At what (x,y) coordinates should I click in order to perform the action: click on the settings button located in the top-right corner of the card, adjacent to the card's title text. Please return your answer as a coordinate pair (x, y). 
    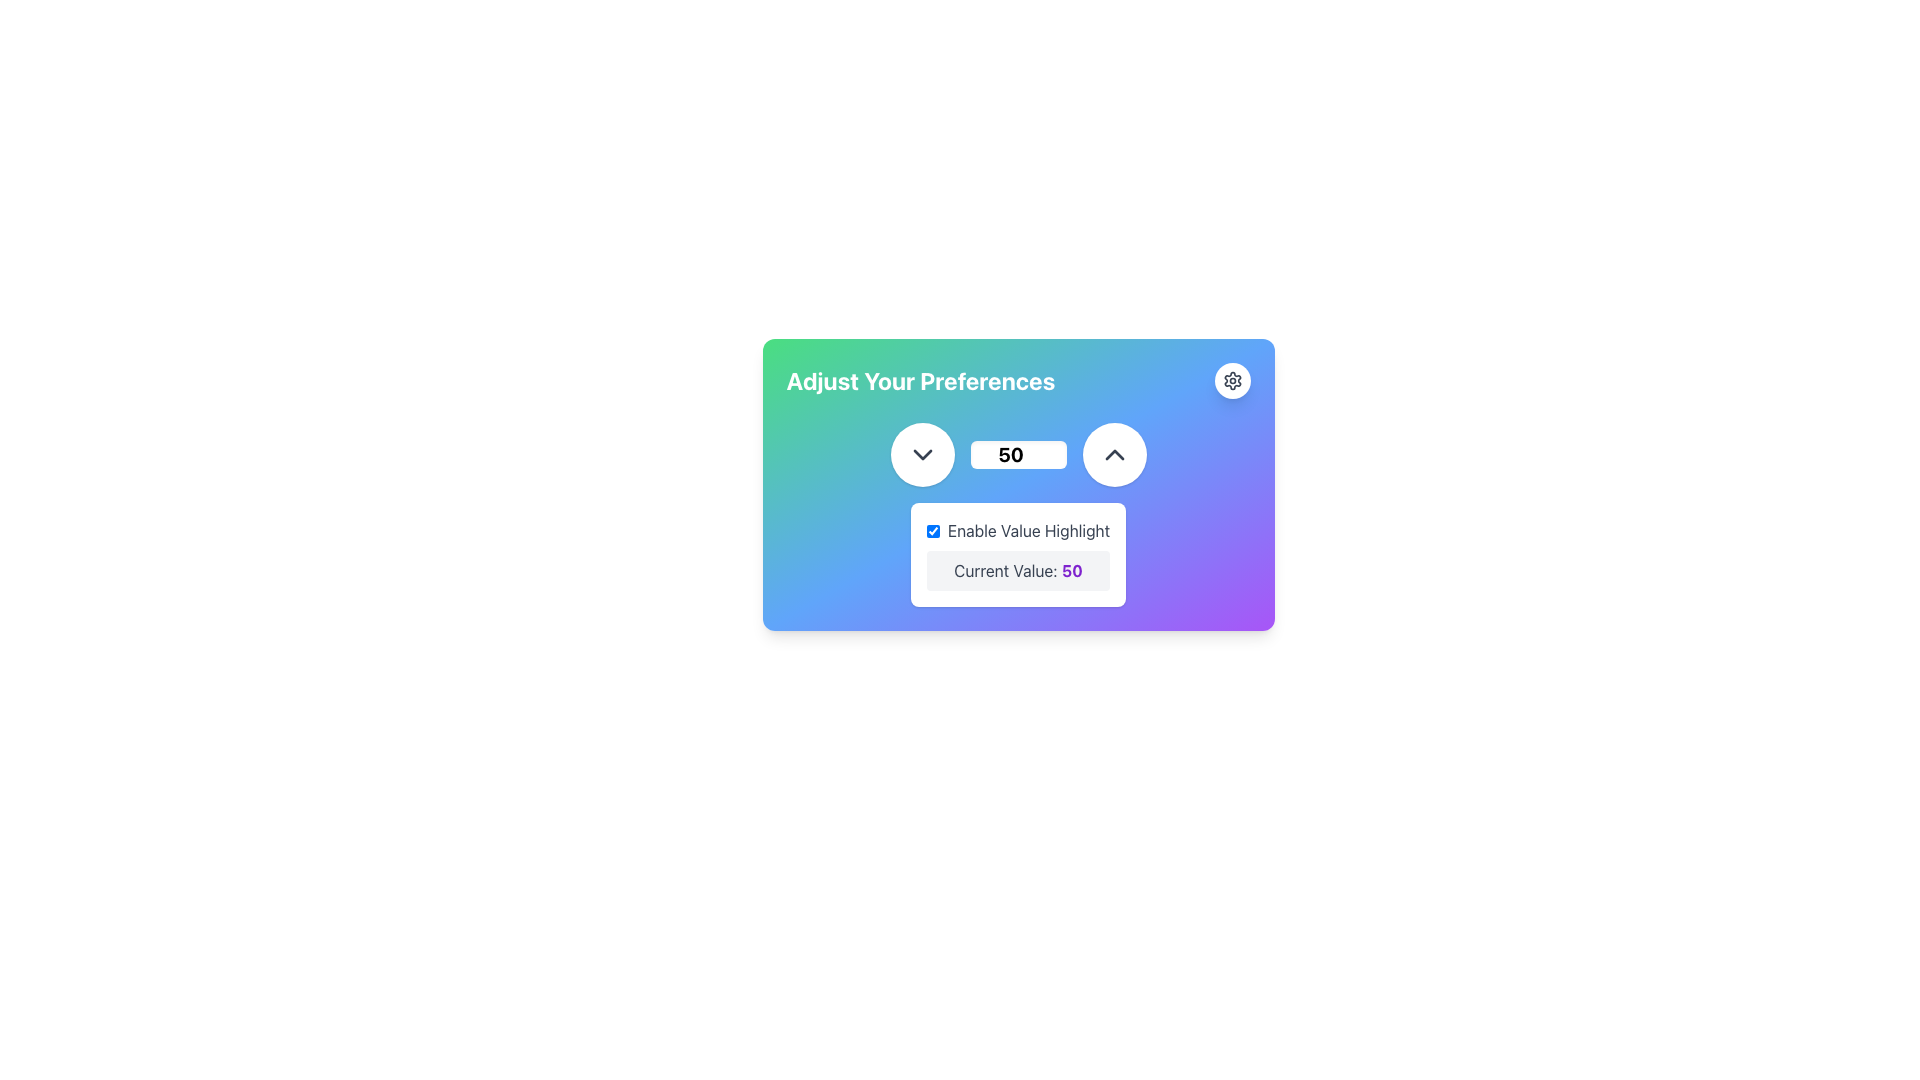
    Looking at the image, I should click on (1231, 381).